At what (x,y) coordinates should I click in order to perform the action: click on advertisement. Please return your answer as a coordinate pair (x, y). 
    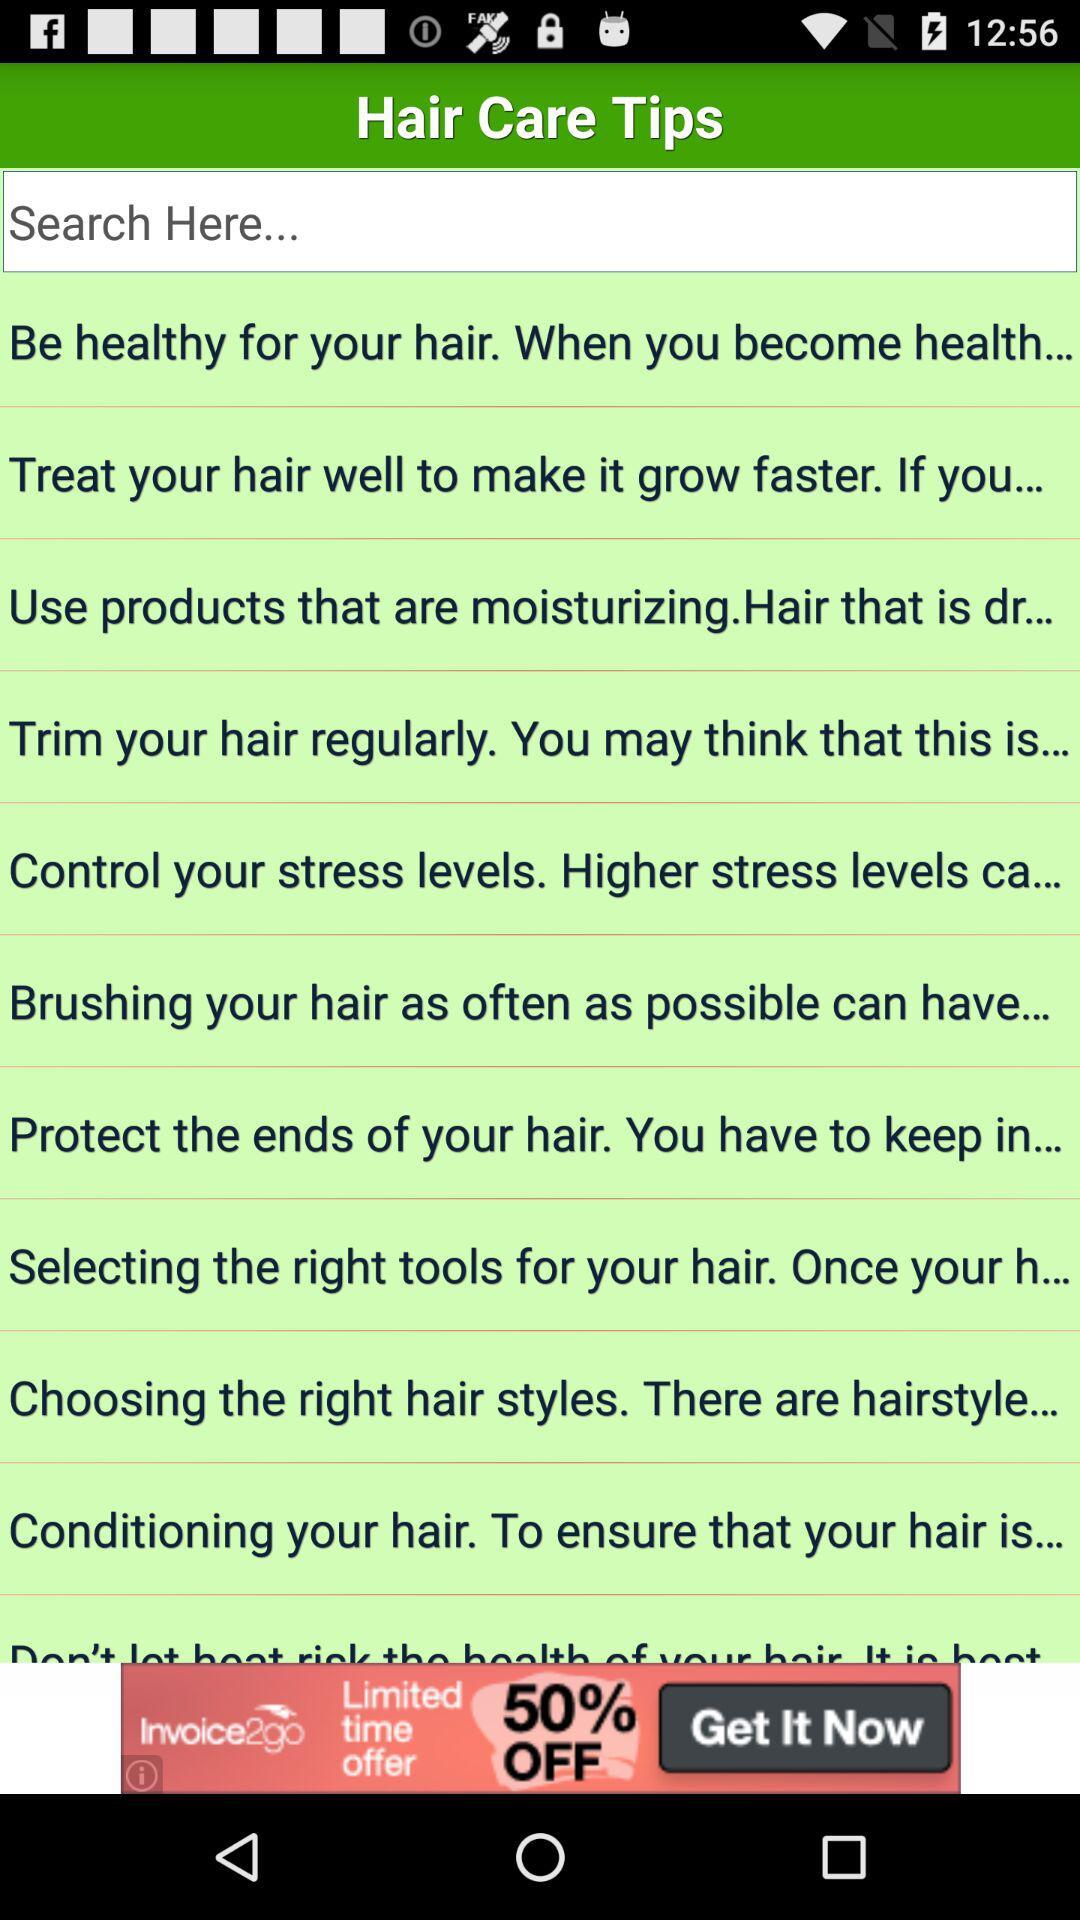
    Looking at the image, I should click on (540, 1727).